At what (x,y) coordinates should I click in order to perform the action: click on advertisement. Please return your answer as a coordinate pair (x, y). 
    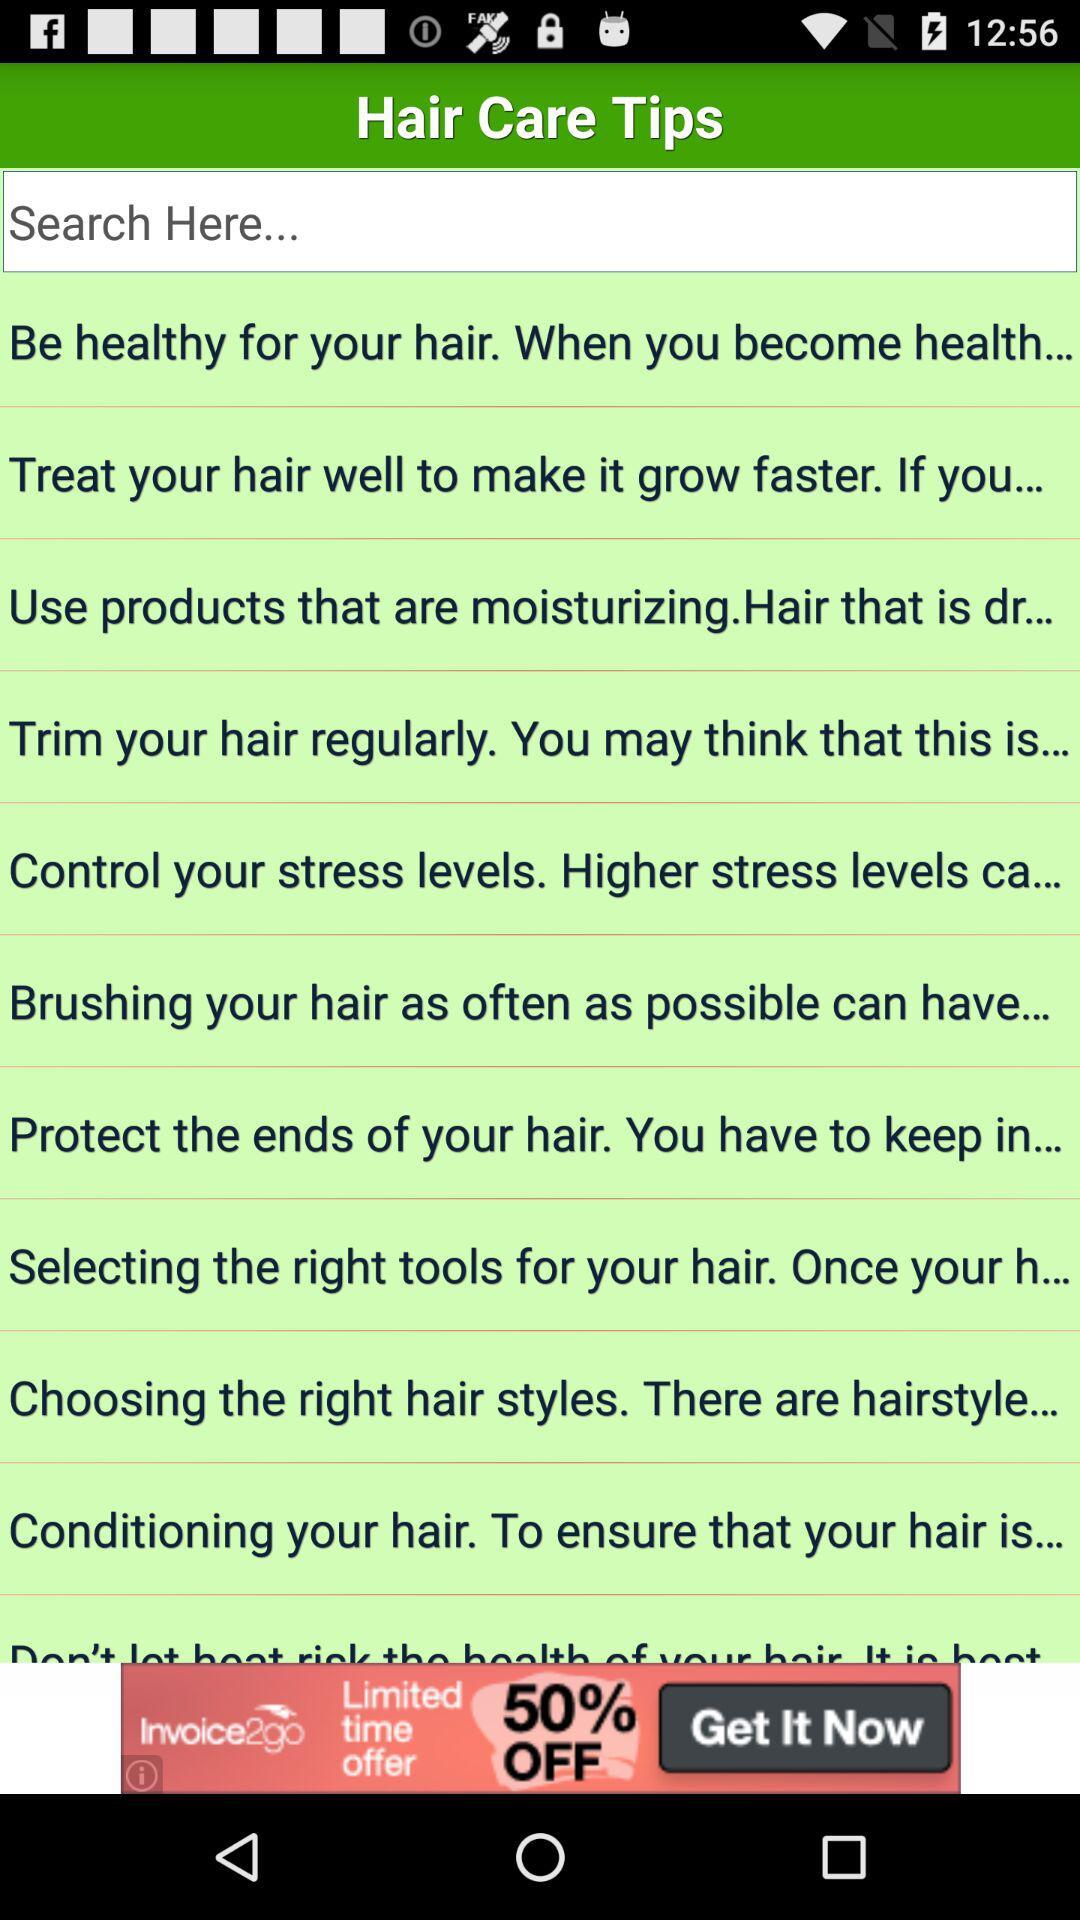
    Looking at the image, I should click on (540, 1727).